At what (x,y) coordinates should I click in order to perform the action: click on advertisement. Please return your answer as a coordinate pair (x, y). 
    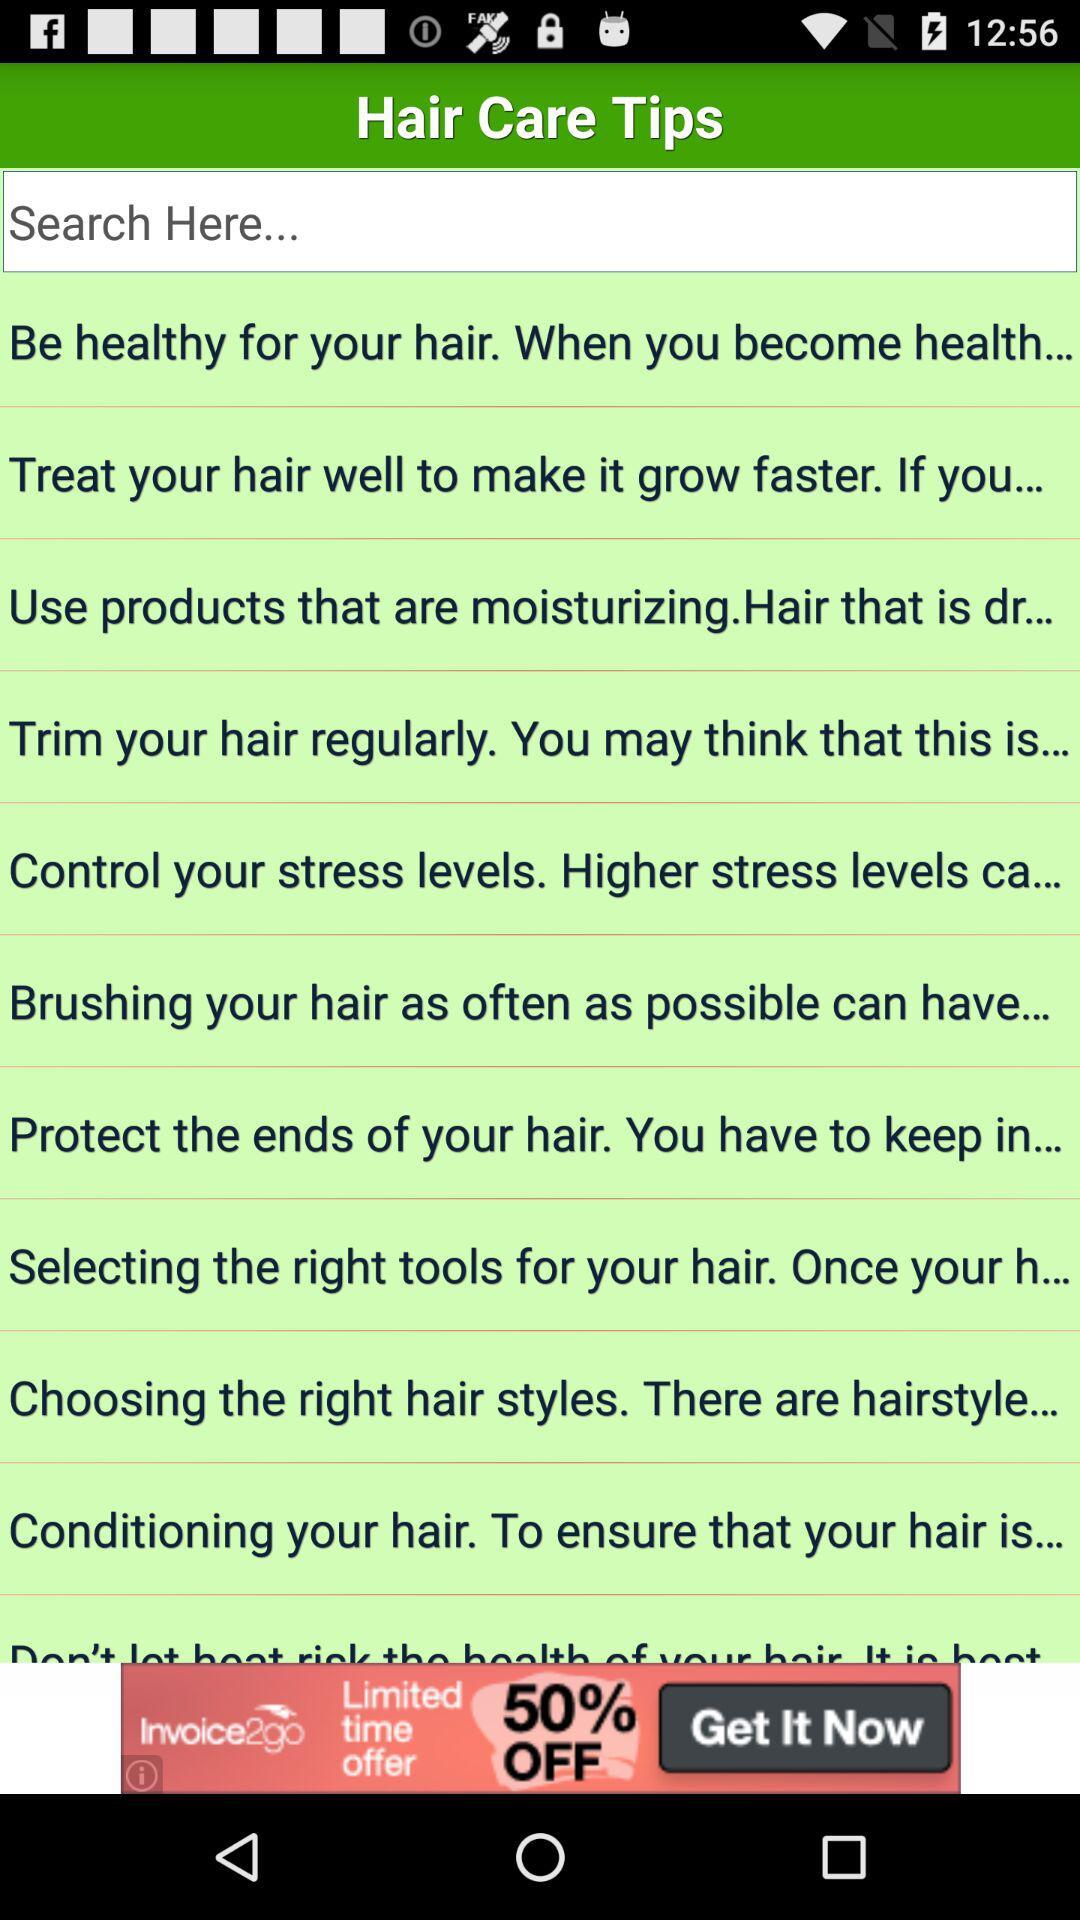
    Looking at the image, I should click on (540, 1727).